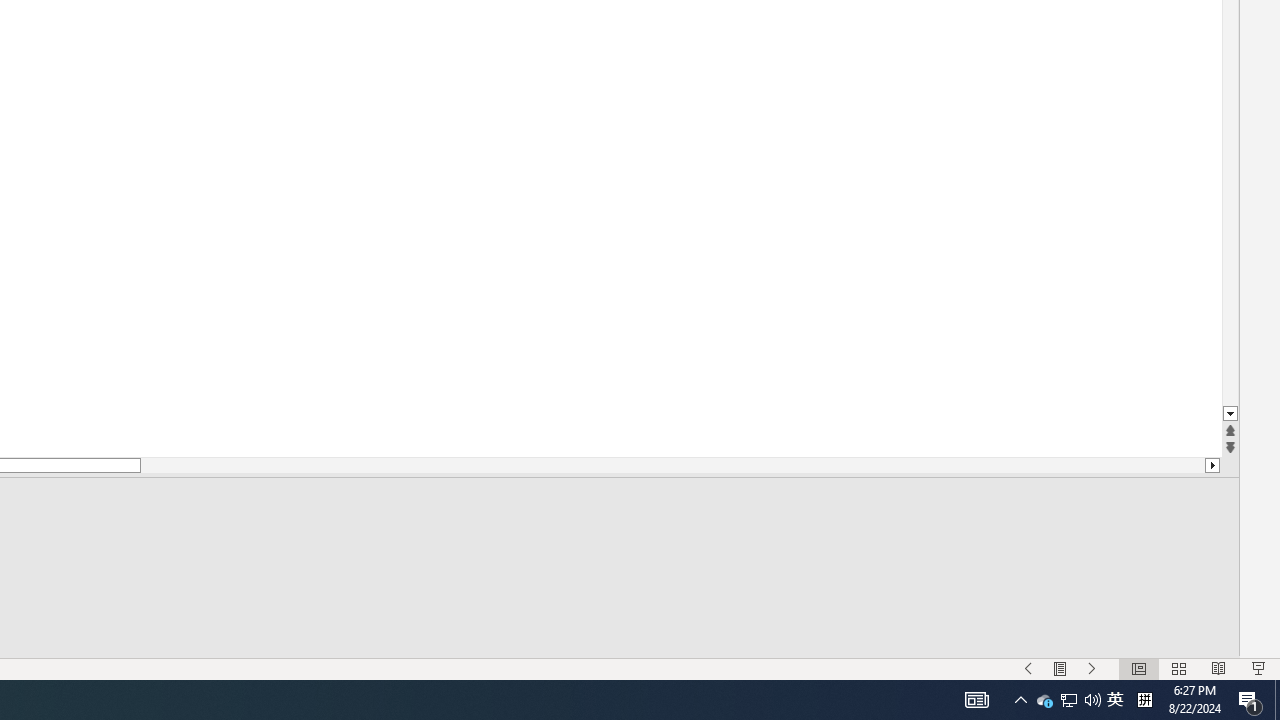 This screenshot has width=1280, height=720. What do you see at coordinates (1091, 669) in the screenshot?
I see `'Slide Show Next On'` at bounding box center [1091, 669].